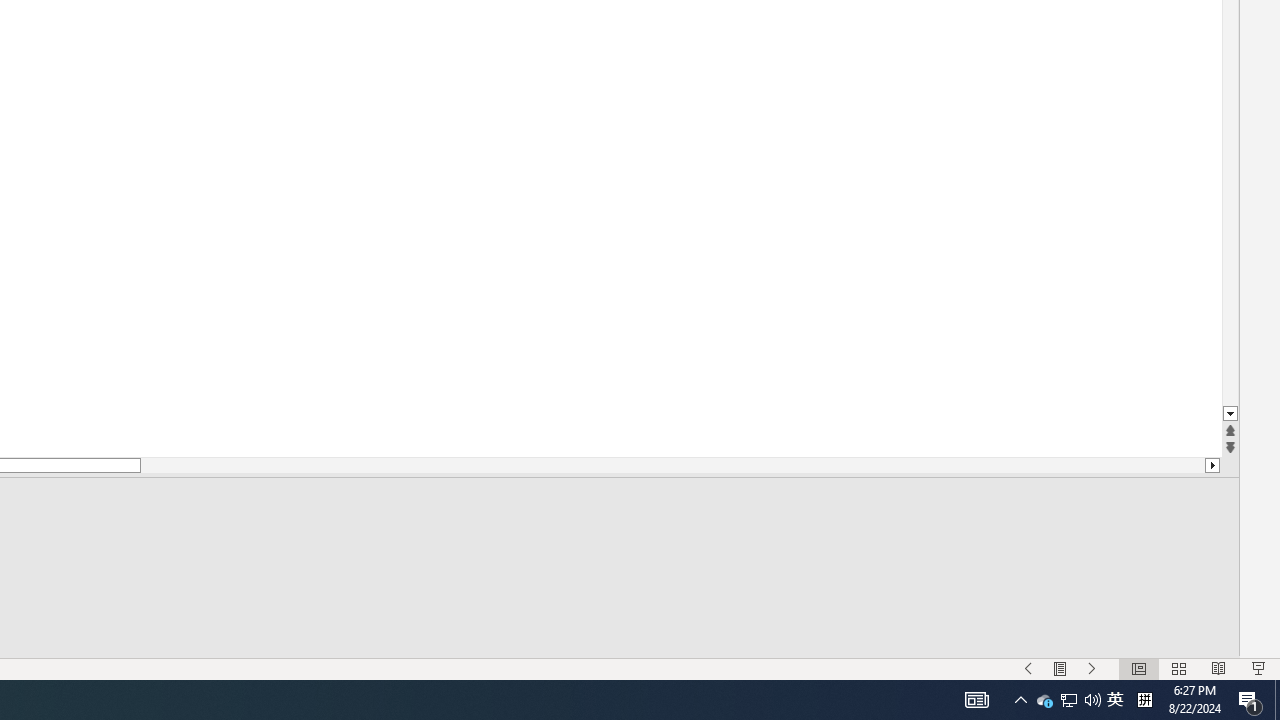 This screenshot has width=1280, height=720. What do you see at coordinates (1091, 669) in the screenshot?
I see `'Slide Show Next On'` at bounding box center [1091, 669].